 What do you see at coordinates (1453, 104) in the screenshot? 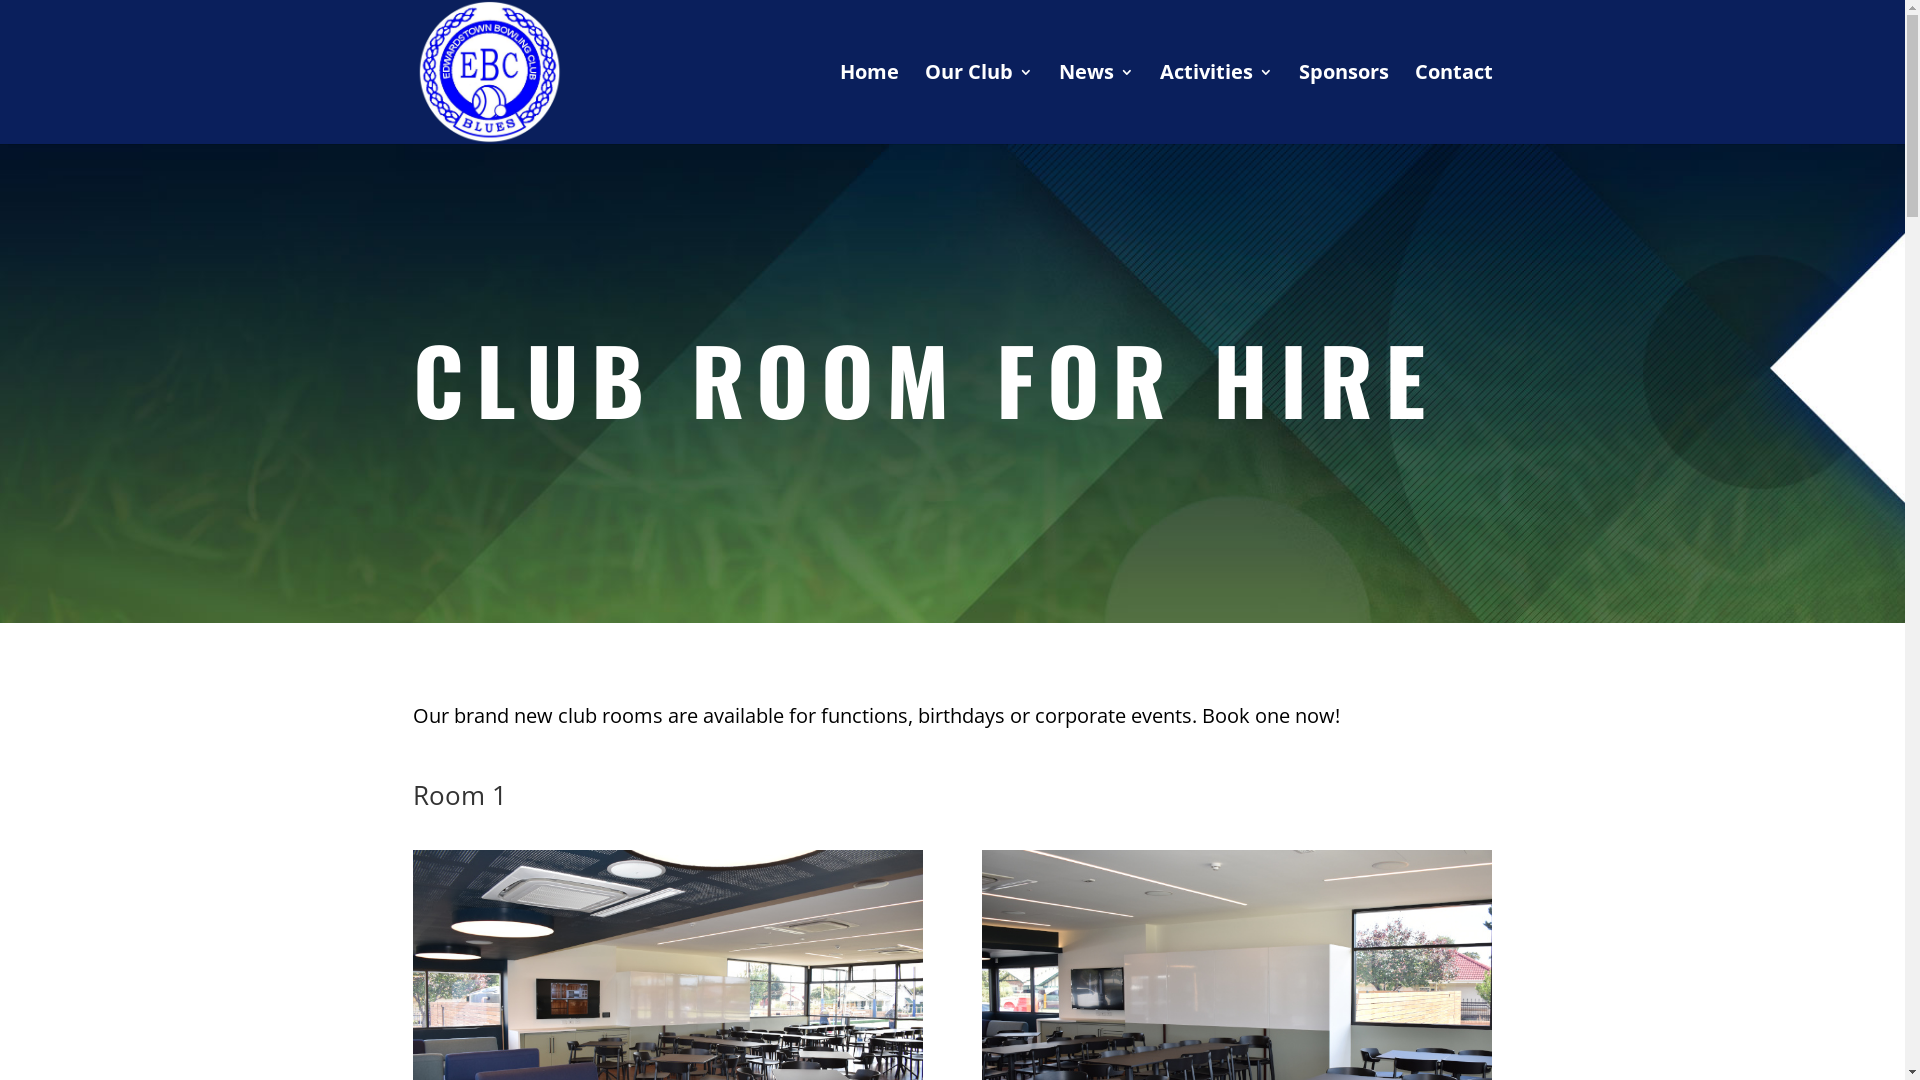
I see `'Contact'` at bounding box center [1453, 104].